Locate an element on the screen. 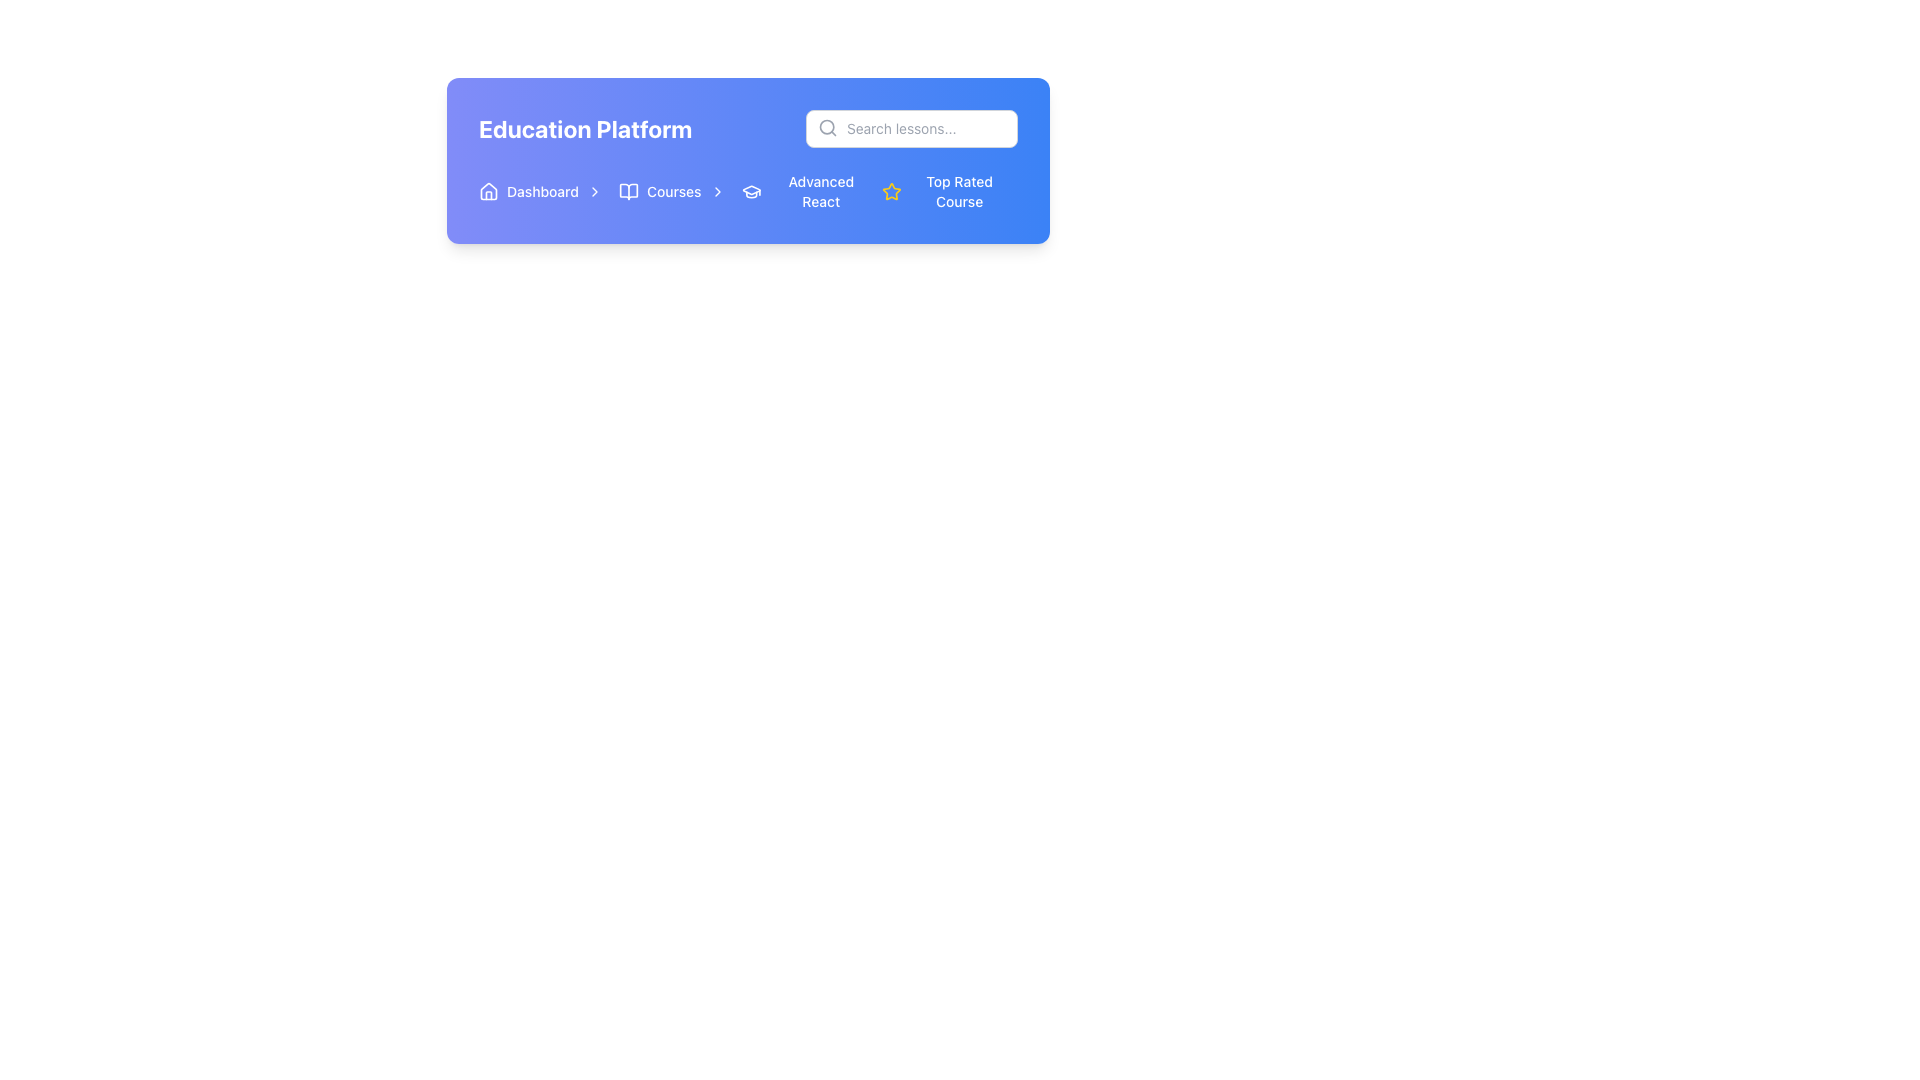 The width and height of the screenshot is (1920, 1080). the graduation cap icon in the navigation bar, located to the left of the 'Education Platform' text is located at coordinates (750, 190).